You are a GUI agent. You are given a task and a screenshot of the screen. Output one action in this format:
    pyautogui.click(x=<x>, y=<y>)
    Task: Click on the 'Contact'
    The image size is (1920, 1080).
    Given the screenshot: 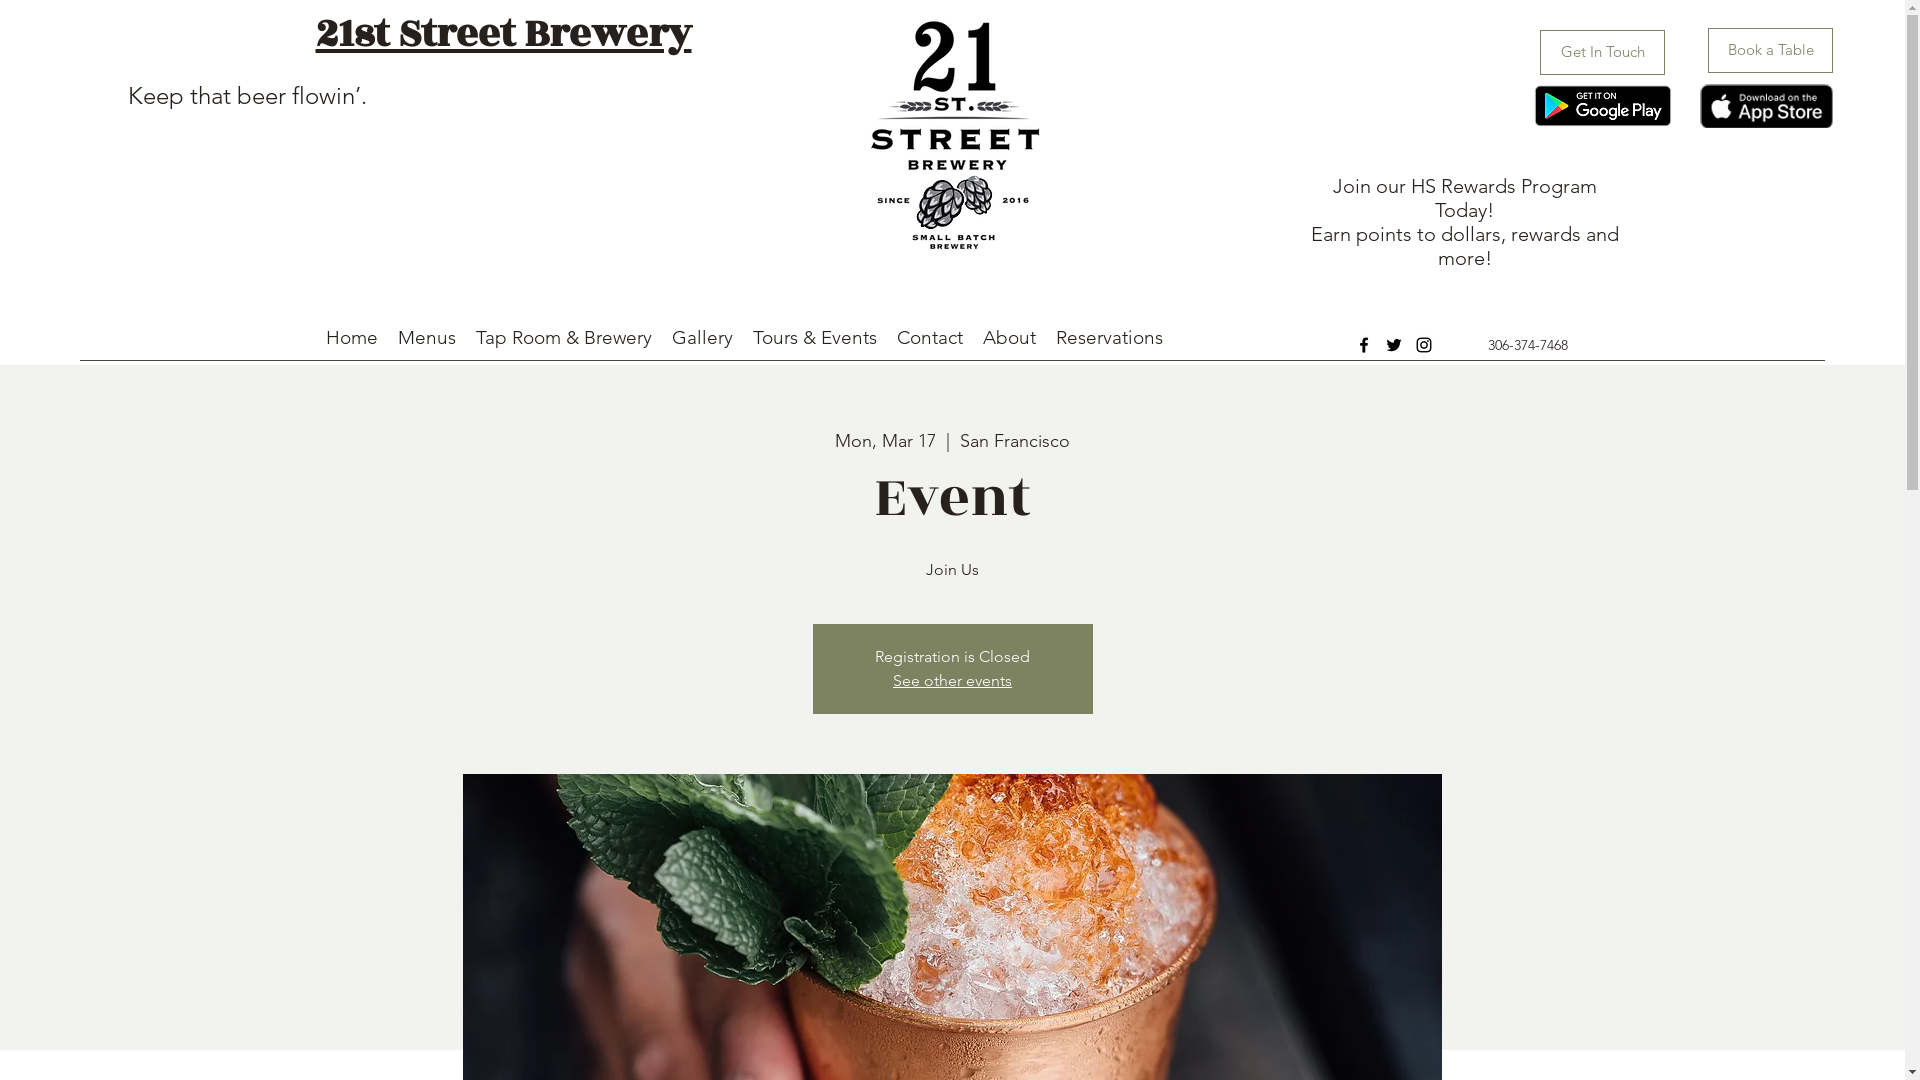 What is the action you would take?
    pyautogui.click(x=885, y=337)
    